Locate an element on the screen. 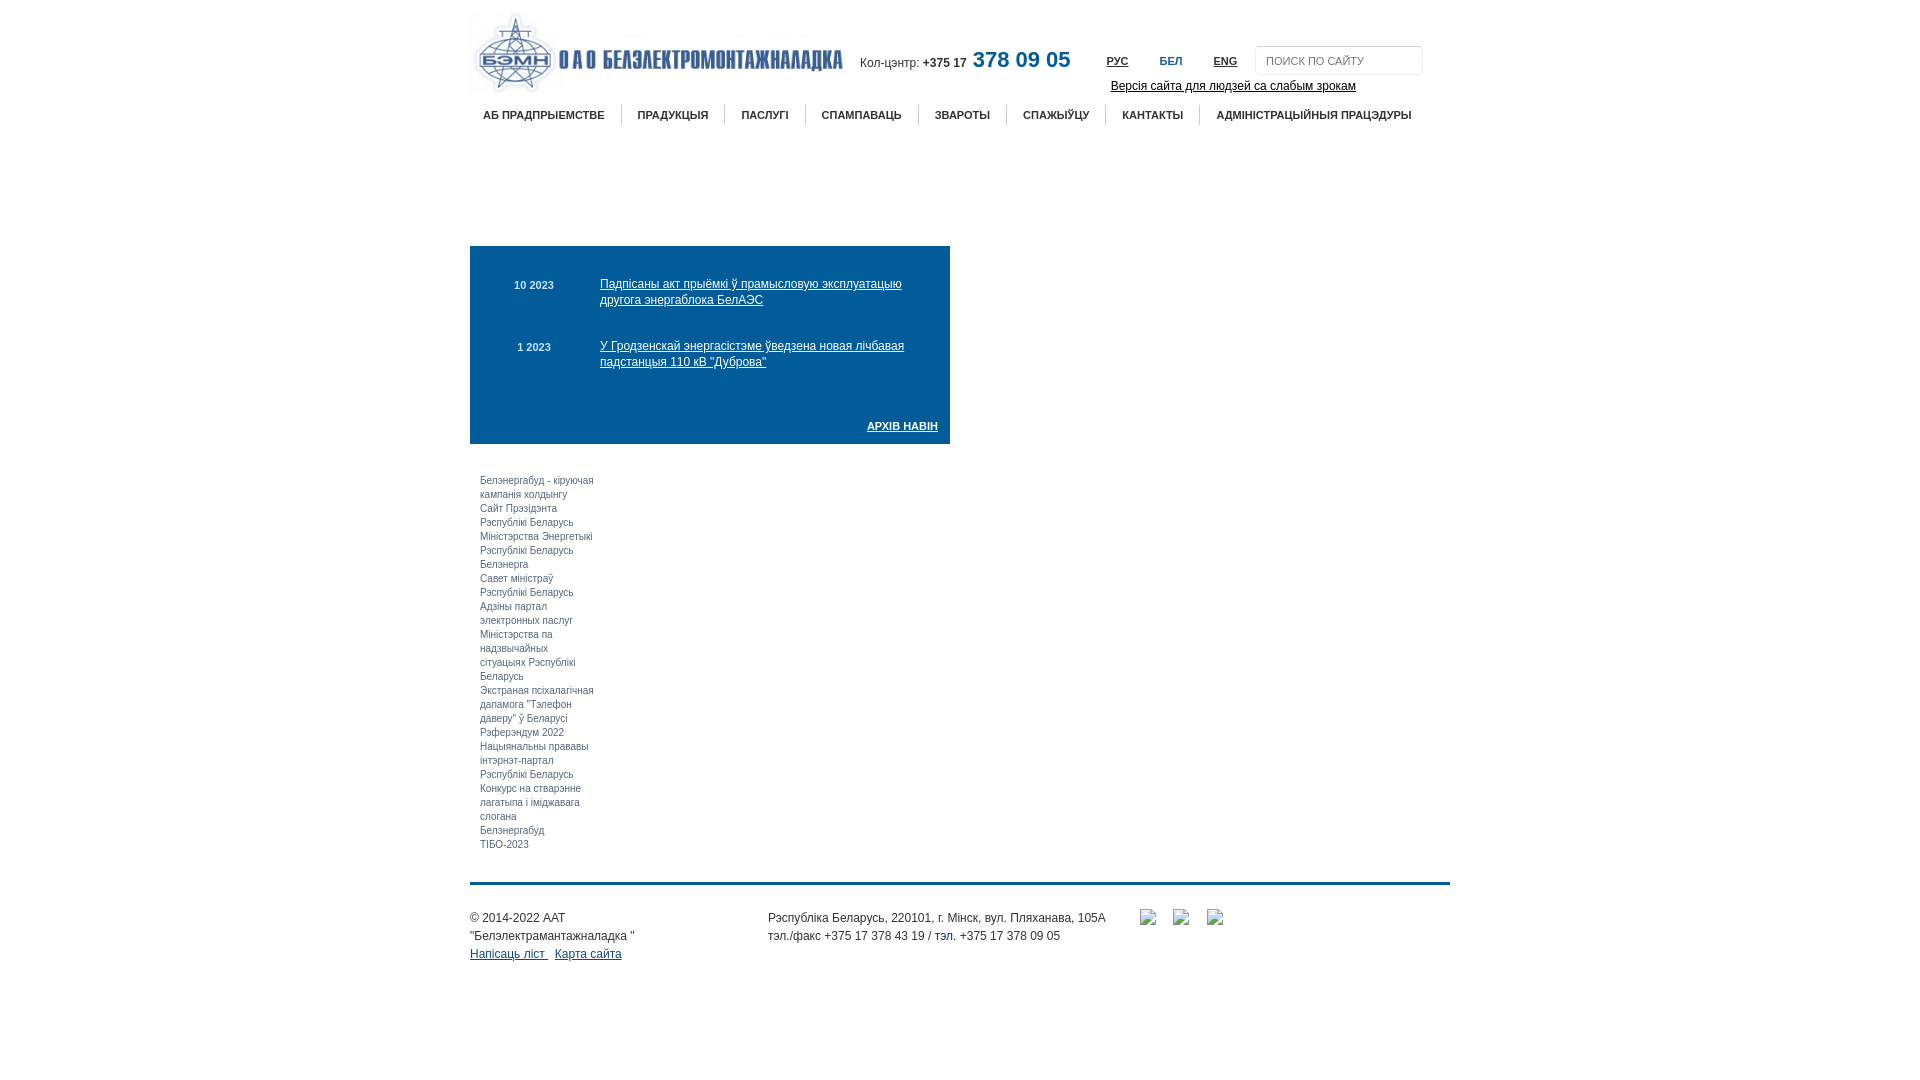 This screenshot has width=1920, height=1080. 'ENG' is located at coordinates (1214, 60).